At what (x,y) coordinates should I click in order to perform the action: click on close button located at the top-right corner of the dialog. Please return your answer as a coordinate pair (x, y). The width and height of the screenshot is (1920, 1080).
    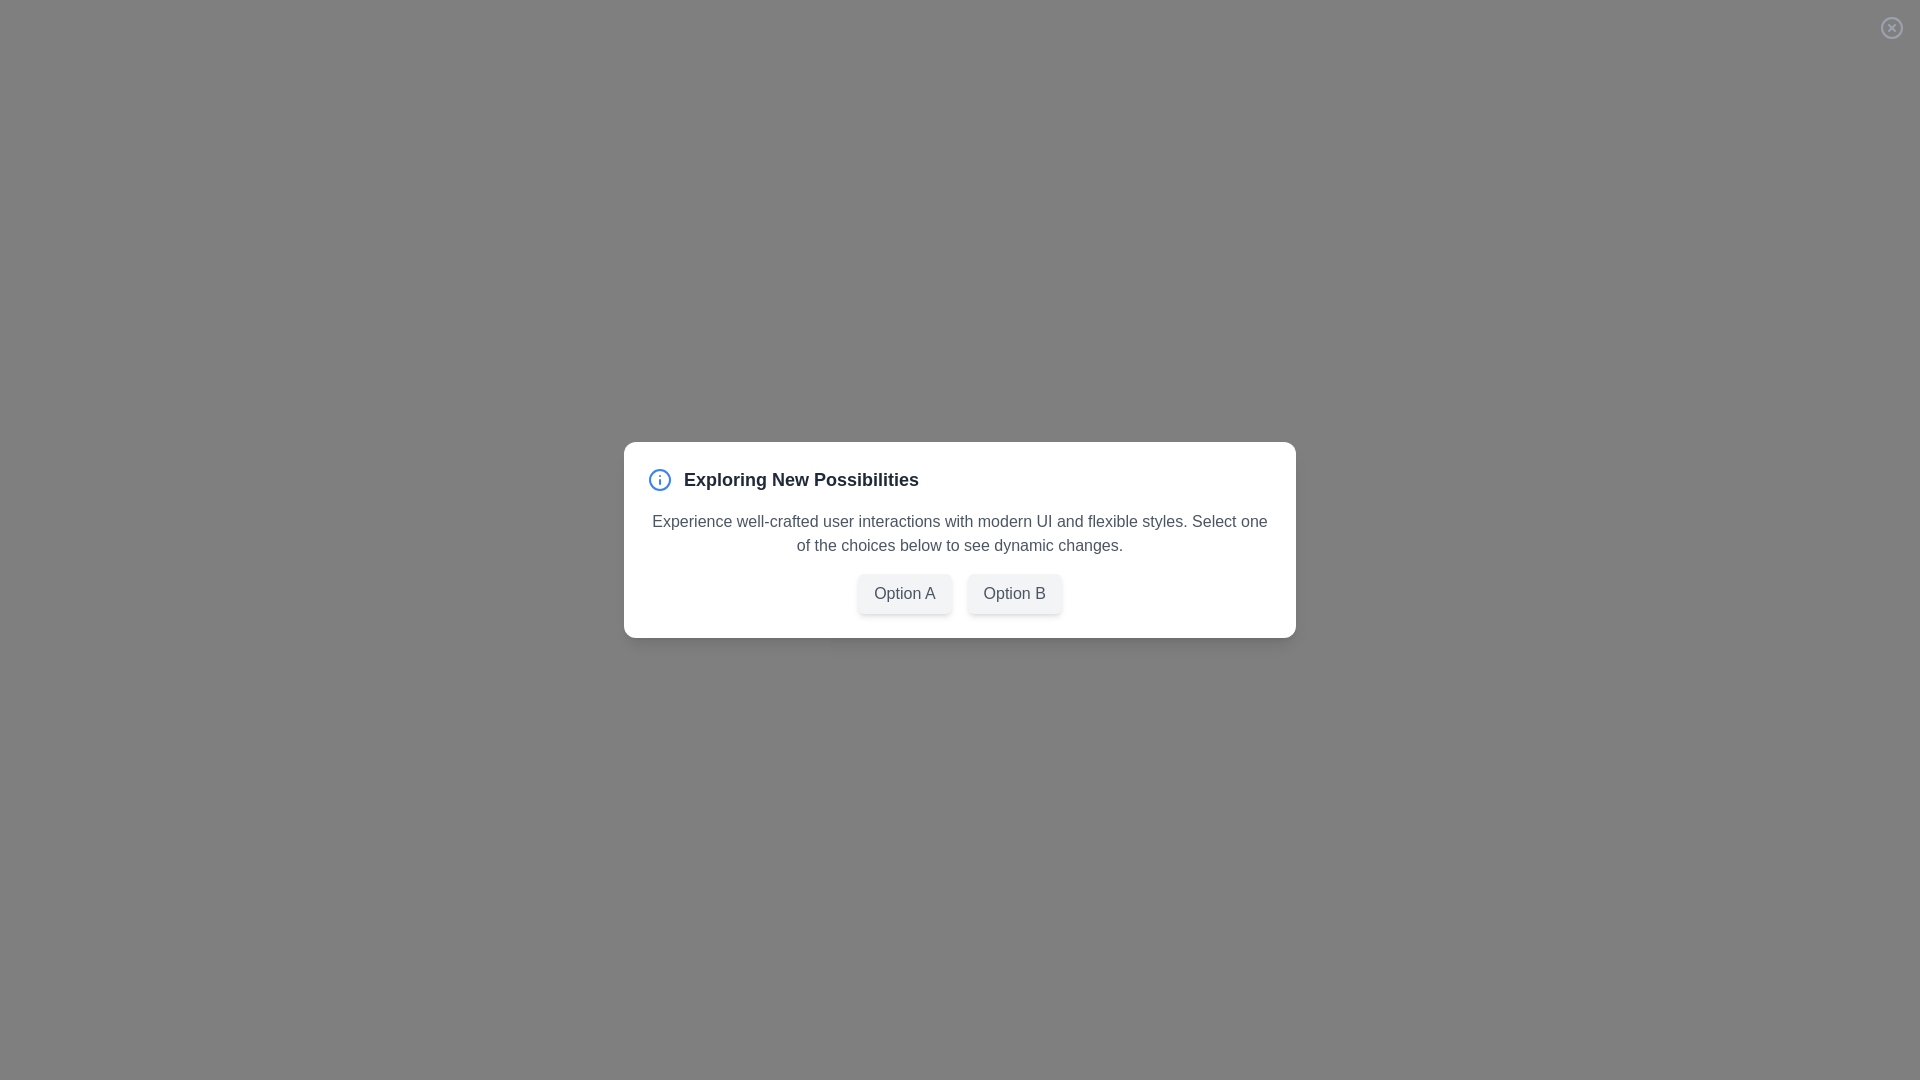
    Looking at the image, I should click on (1890, 27).